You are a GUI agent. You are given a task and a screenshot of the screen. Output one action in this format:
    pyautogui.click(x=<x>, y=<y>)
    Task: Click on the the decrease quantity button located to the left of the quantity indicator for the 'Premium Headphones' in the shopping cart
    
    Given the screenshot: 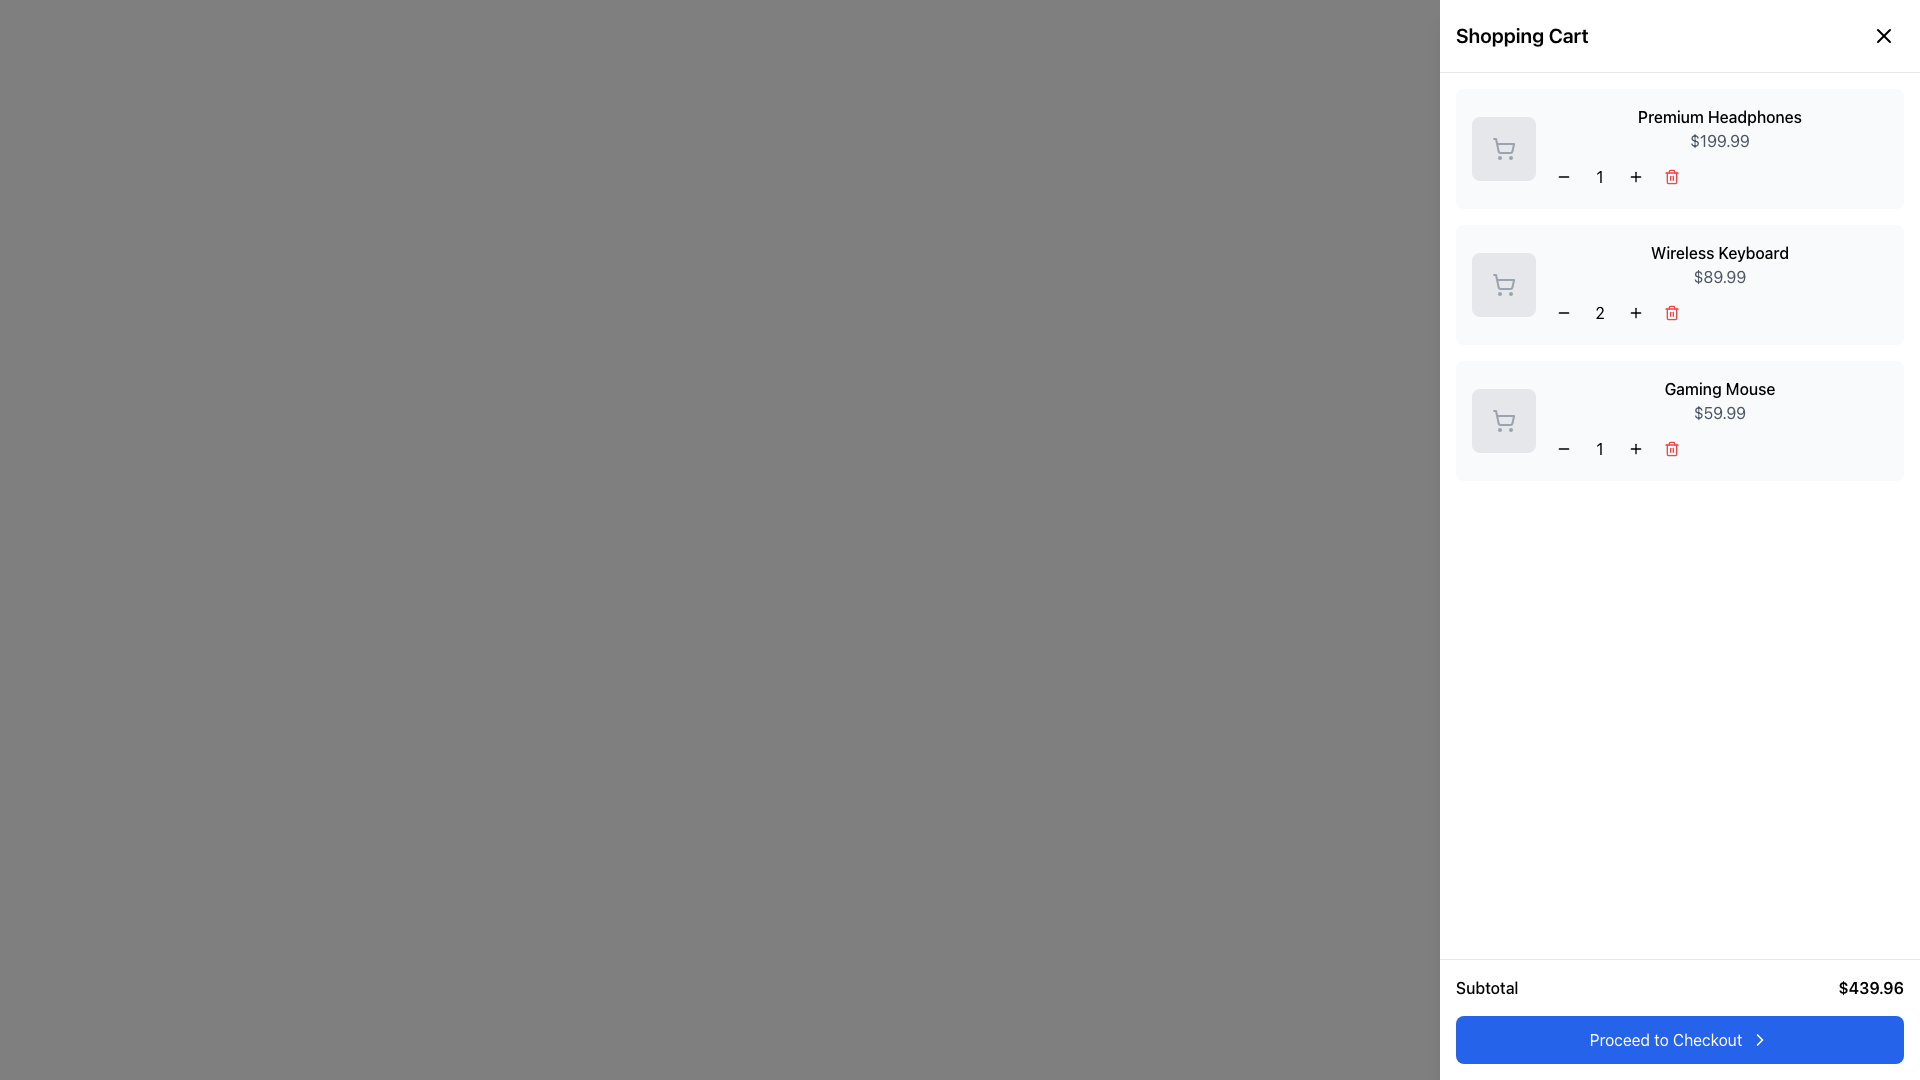 What is the action you would take?
    pyautogui.click(x=1563, y=176)
    